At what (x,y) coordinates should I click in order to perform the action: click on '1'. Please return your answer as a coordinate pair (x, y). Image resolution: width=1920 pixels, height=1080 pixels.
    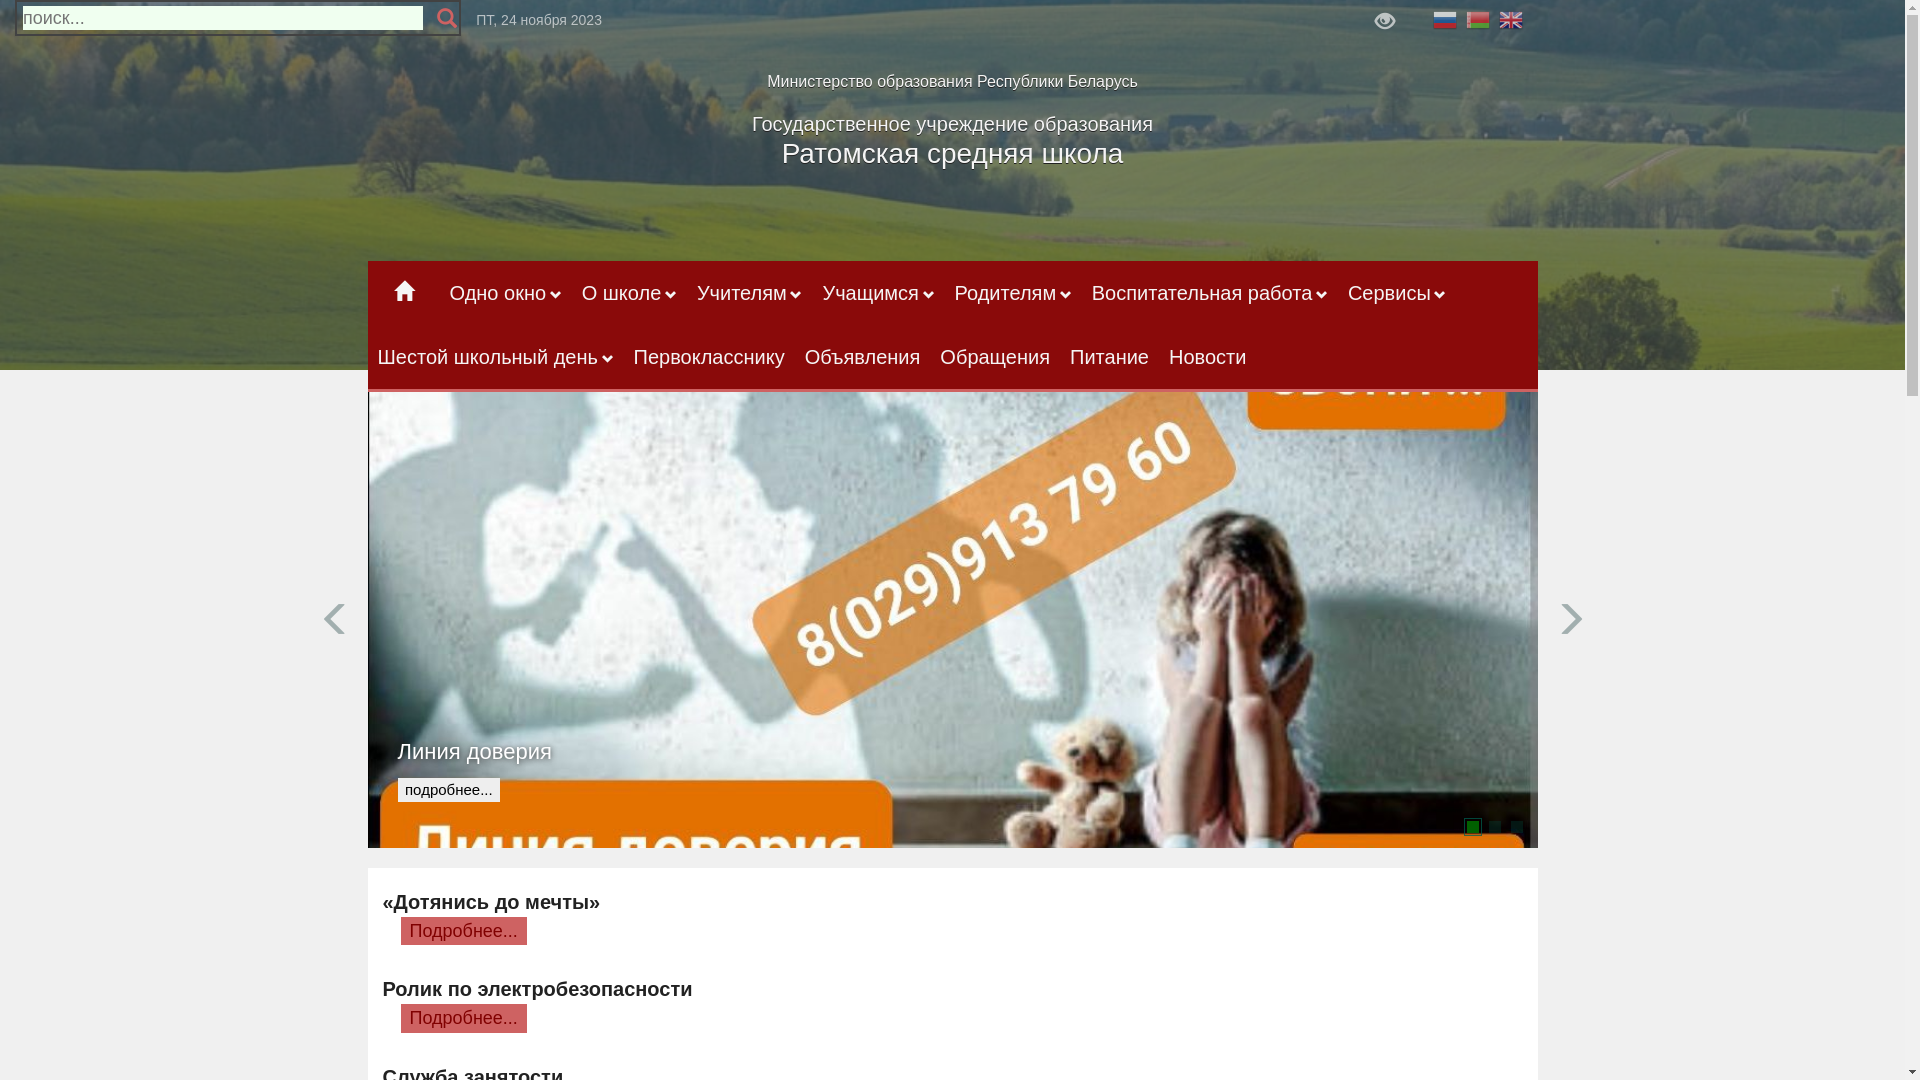
    Looking at the image, I should click on (1465, 826).